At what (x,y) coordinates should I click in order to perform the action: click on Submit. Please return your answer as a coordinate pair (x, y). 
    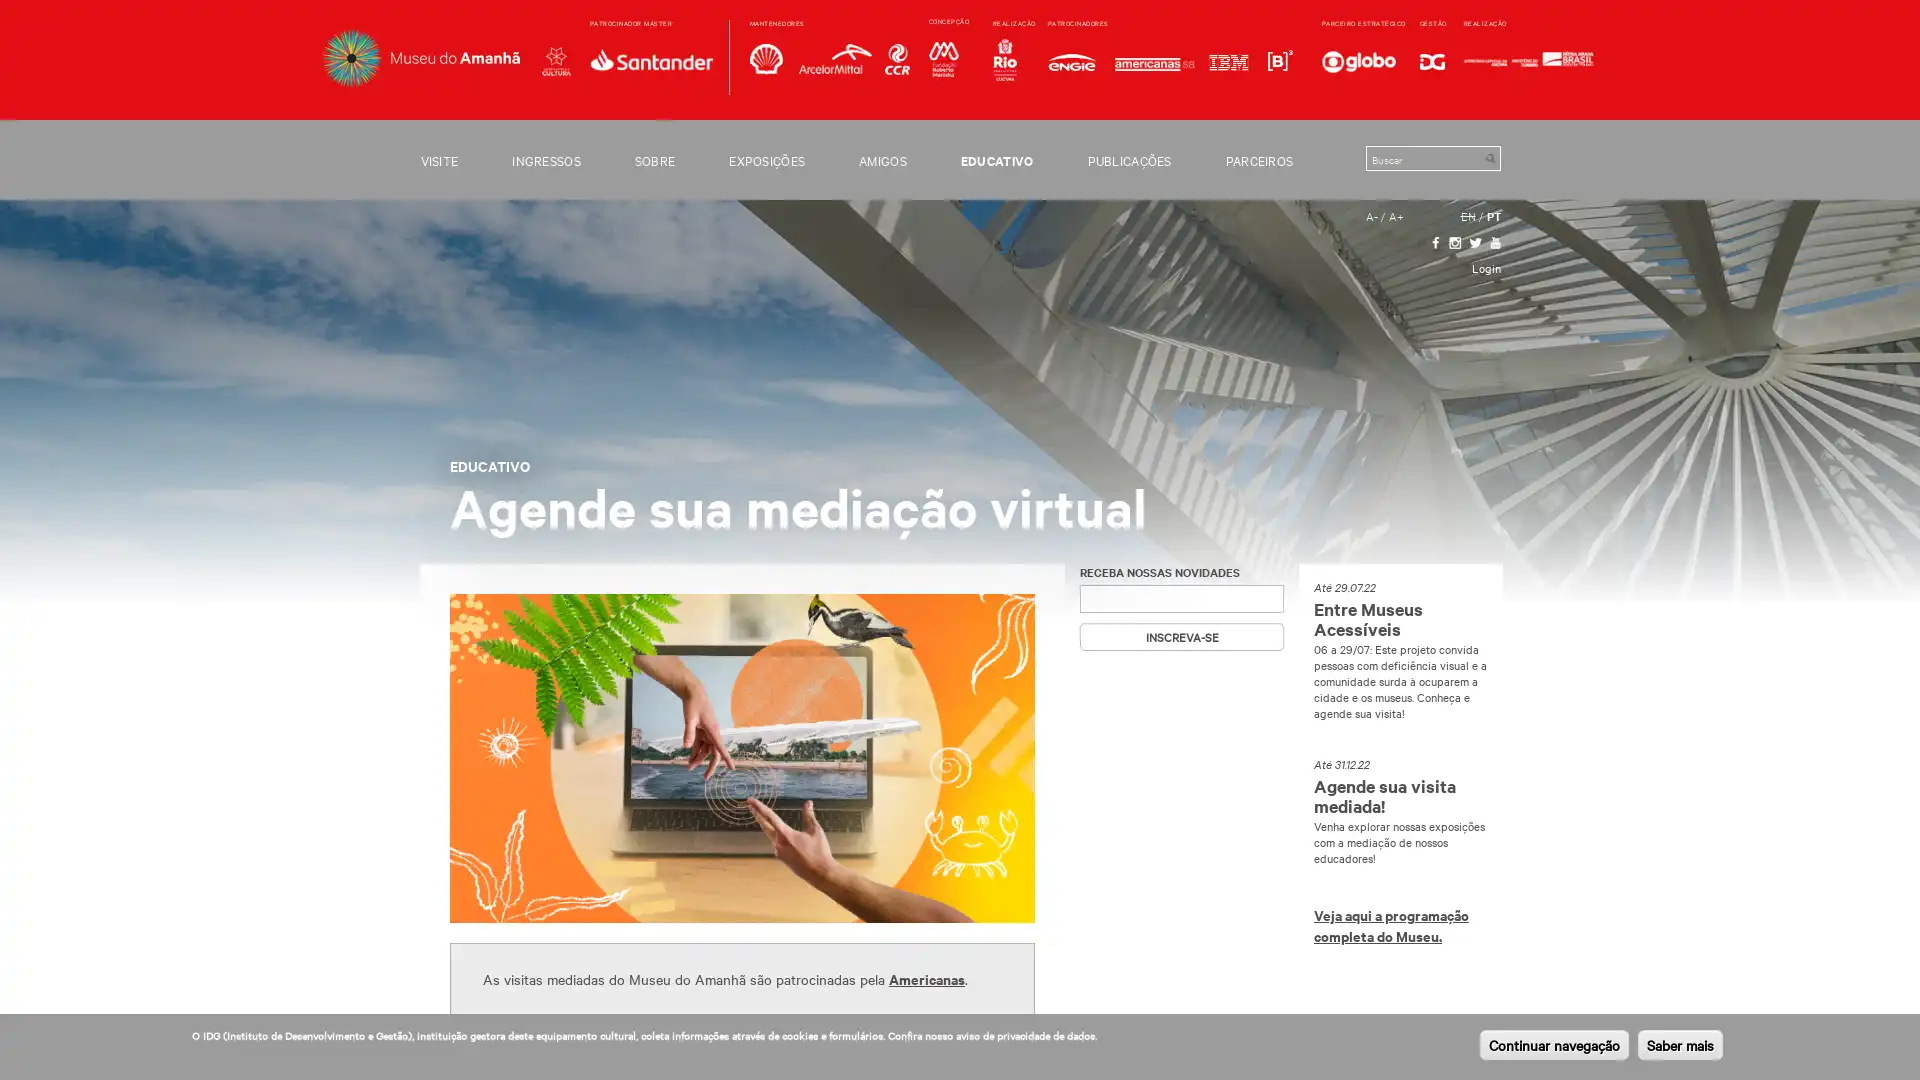
    Looking at the image, I should click on (1489, 157).